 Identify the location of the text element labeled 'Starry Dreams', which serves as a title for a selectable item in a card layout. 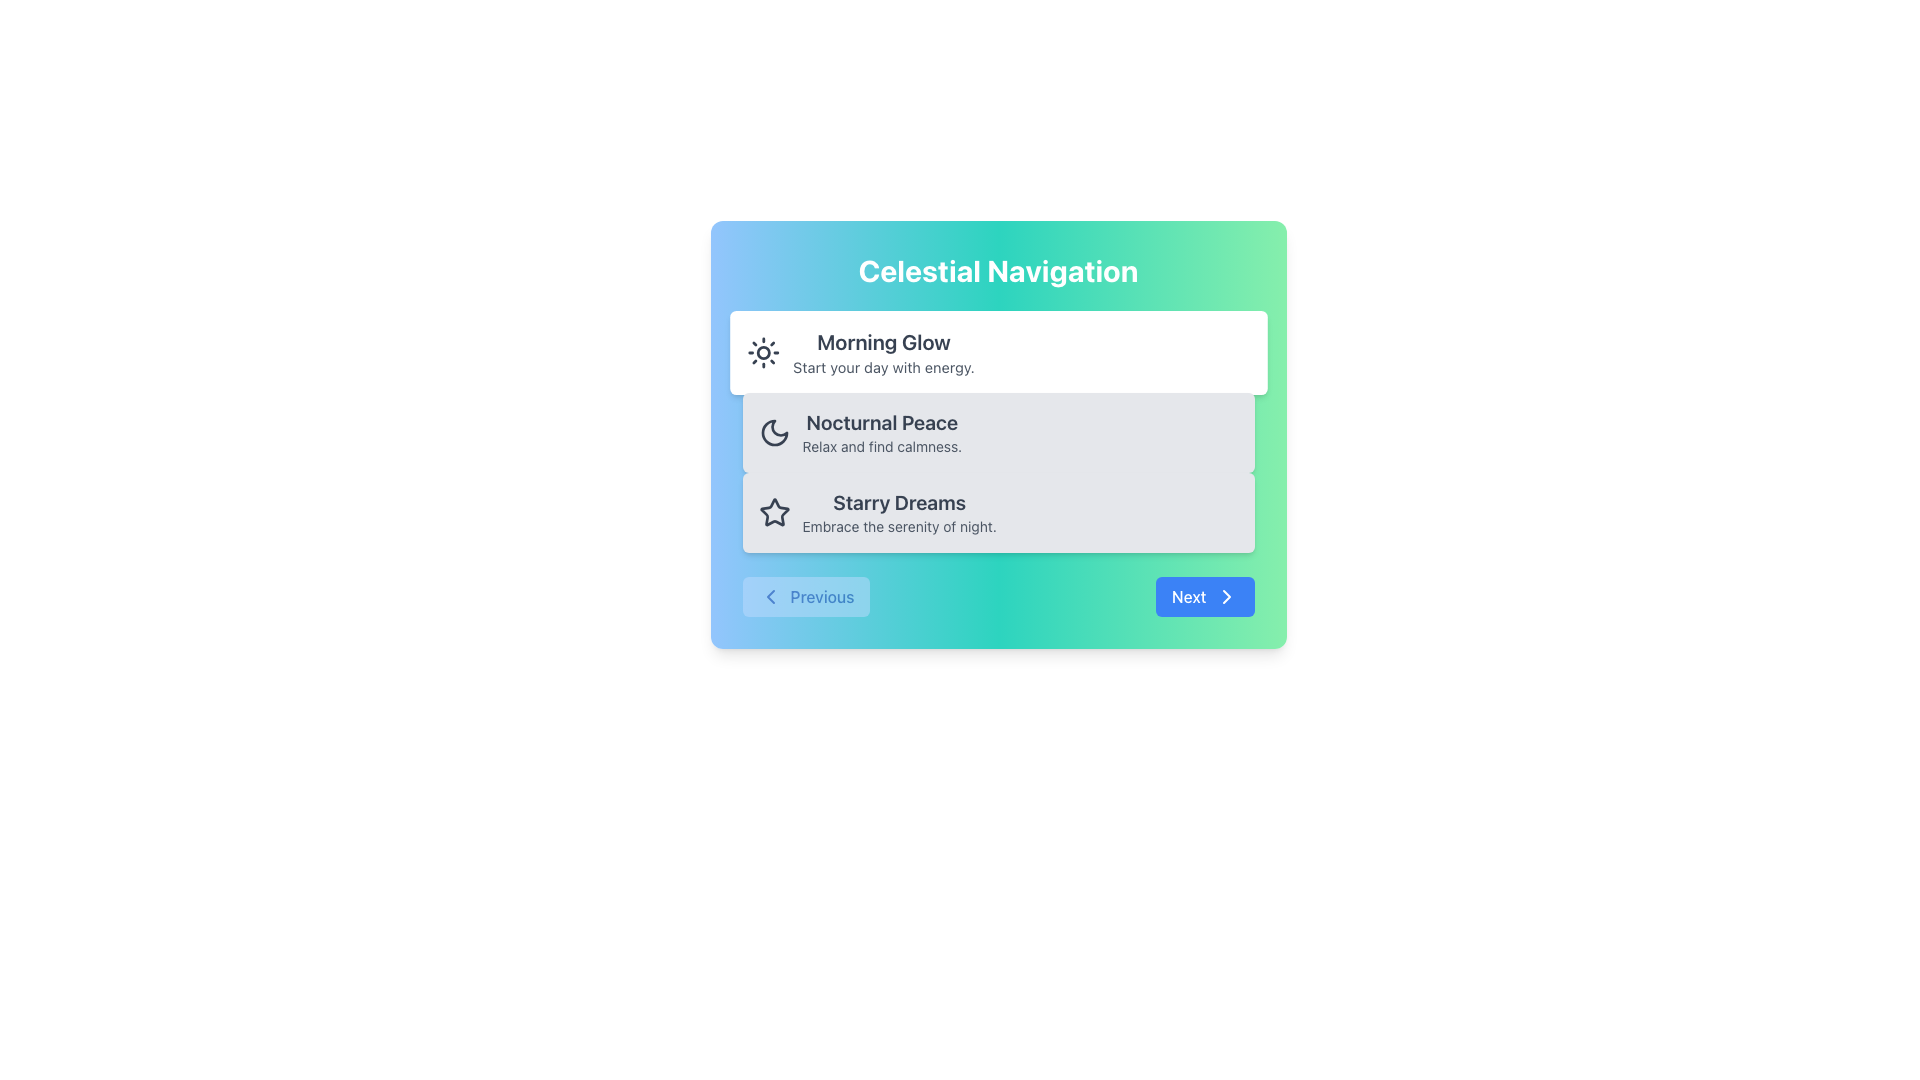
(898, 501).